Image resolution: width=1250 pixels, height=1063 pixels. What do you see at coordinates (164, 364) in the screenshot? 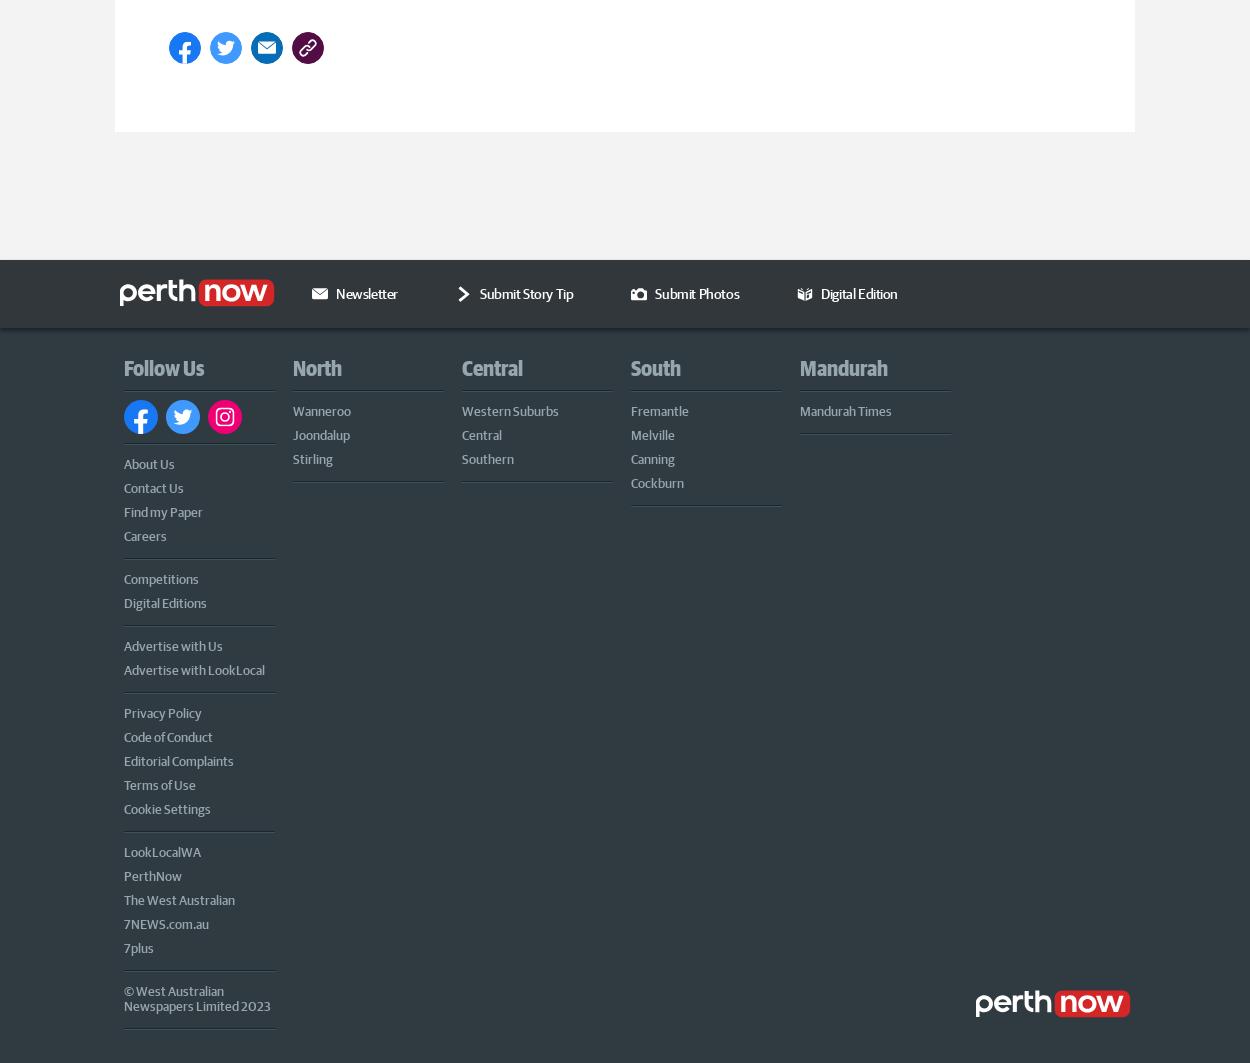
I see `'Follow Us'` at bounding box center [164, 364].